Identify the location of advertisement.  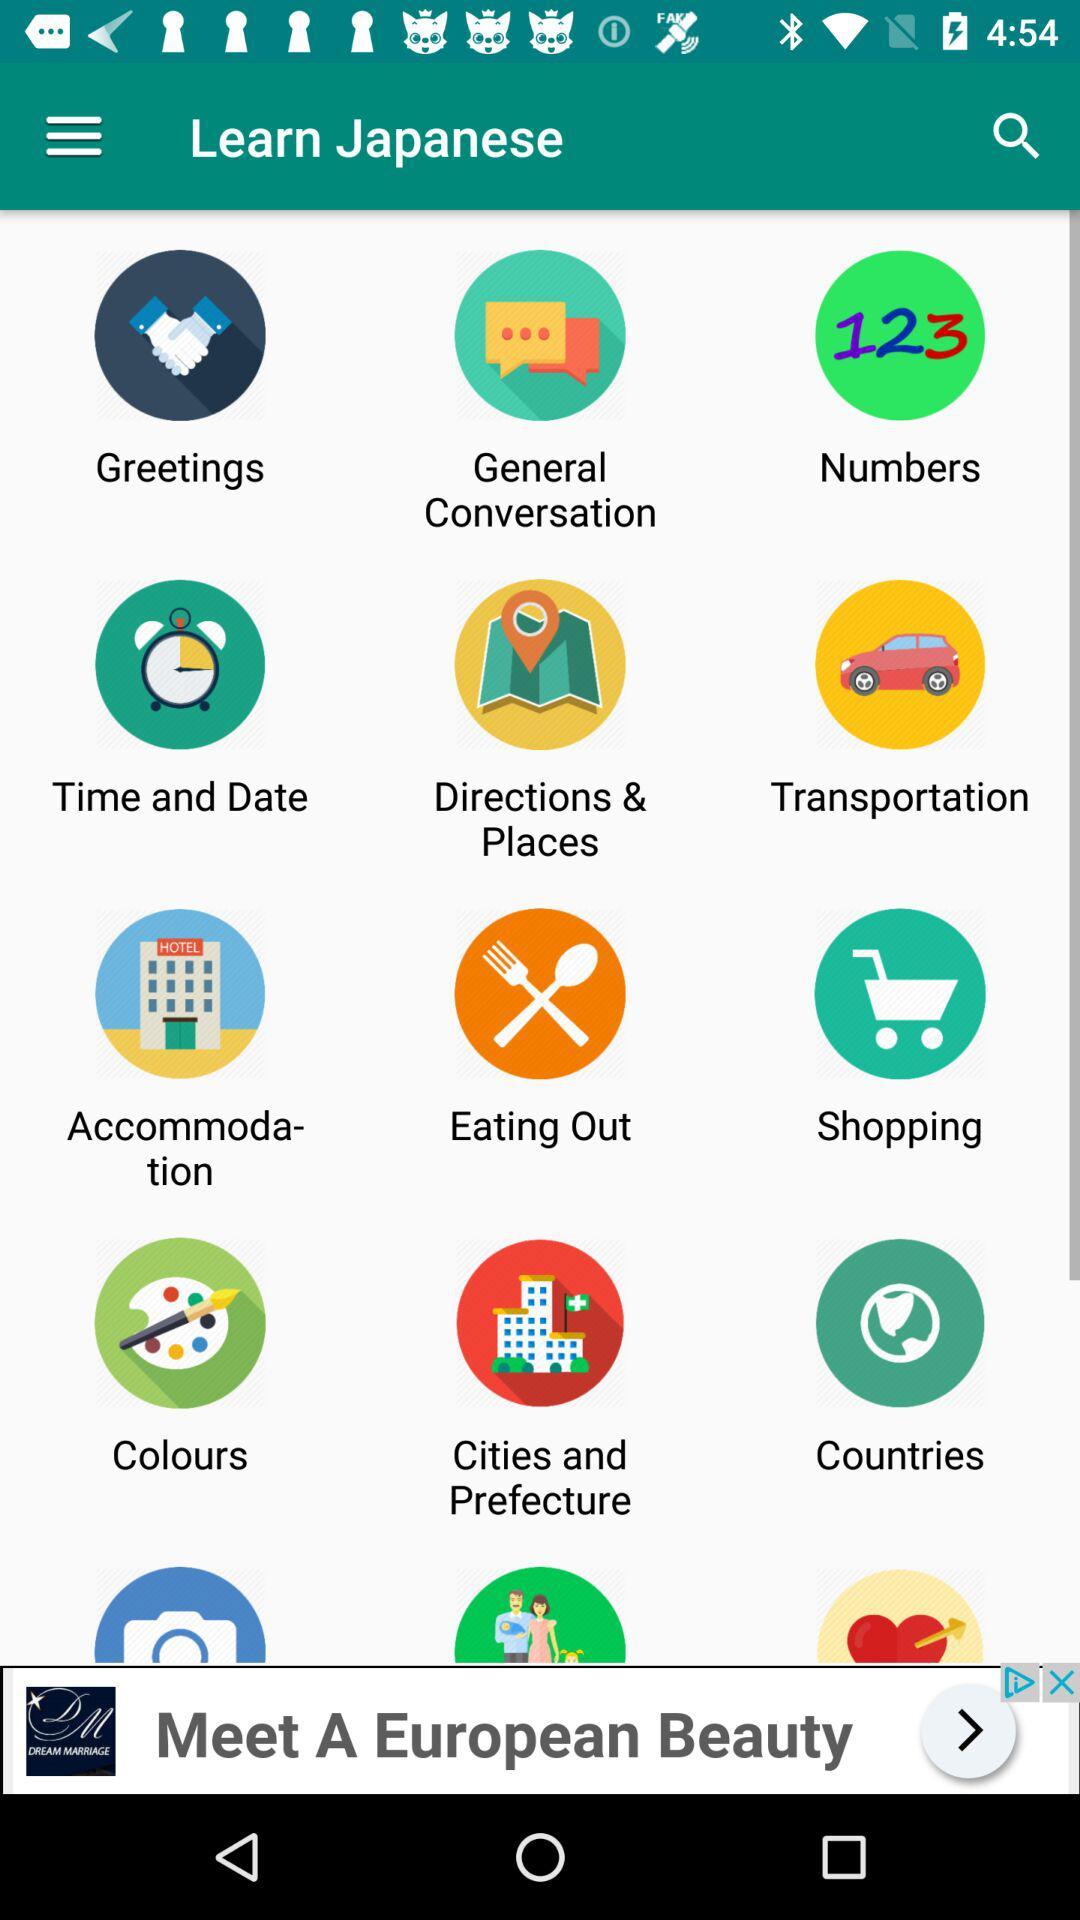
(540, 1727).